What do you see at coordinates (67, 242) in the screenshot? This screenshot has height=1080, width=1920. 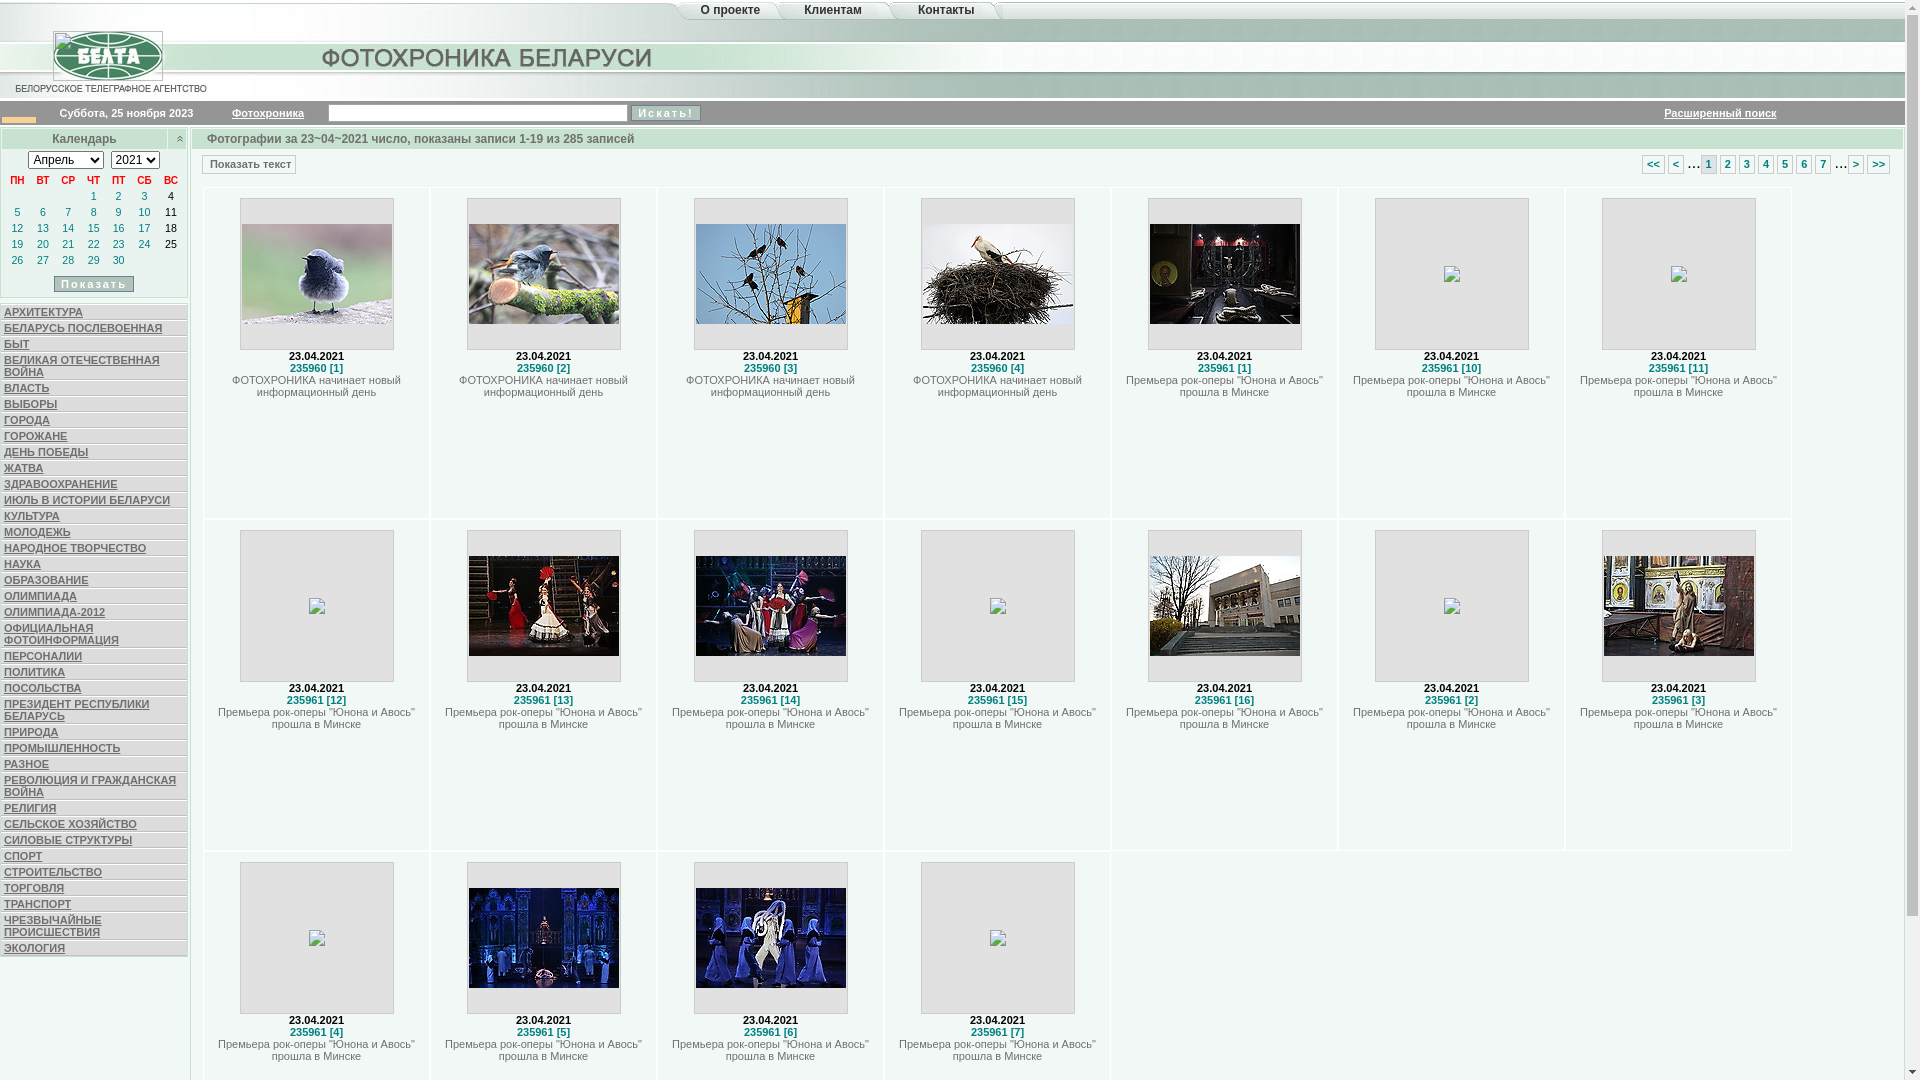 I see `'21'` at bounding box center [67, 242].